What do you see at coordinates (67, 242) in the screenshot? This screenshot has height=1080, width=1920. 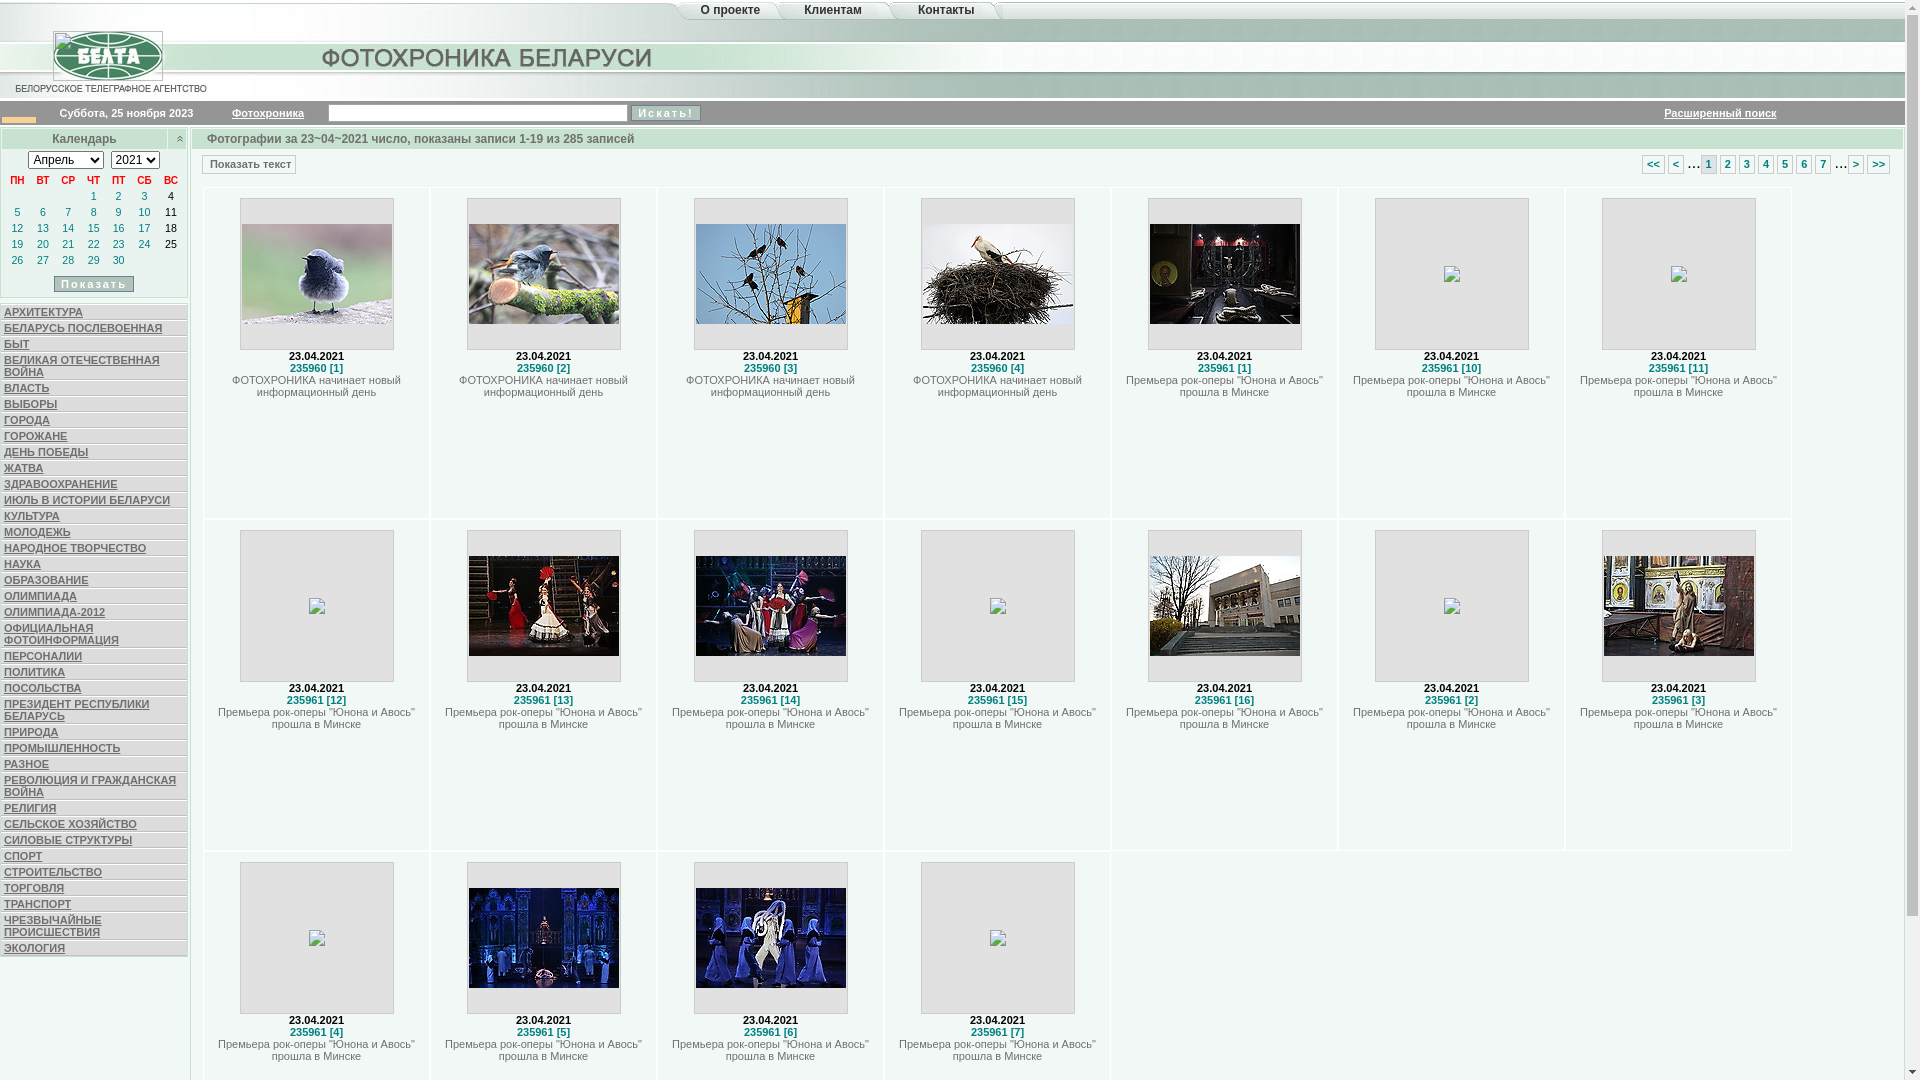 I see `'21'` at bounding box center [67, 242].